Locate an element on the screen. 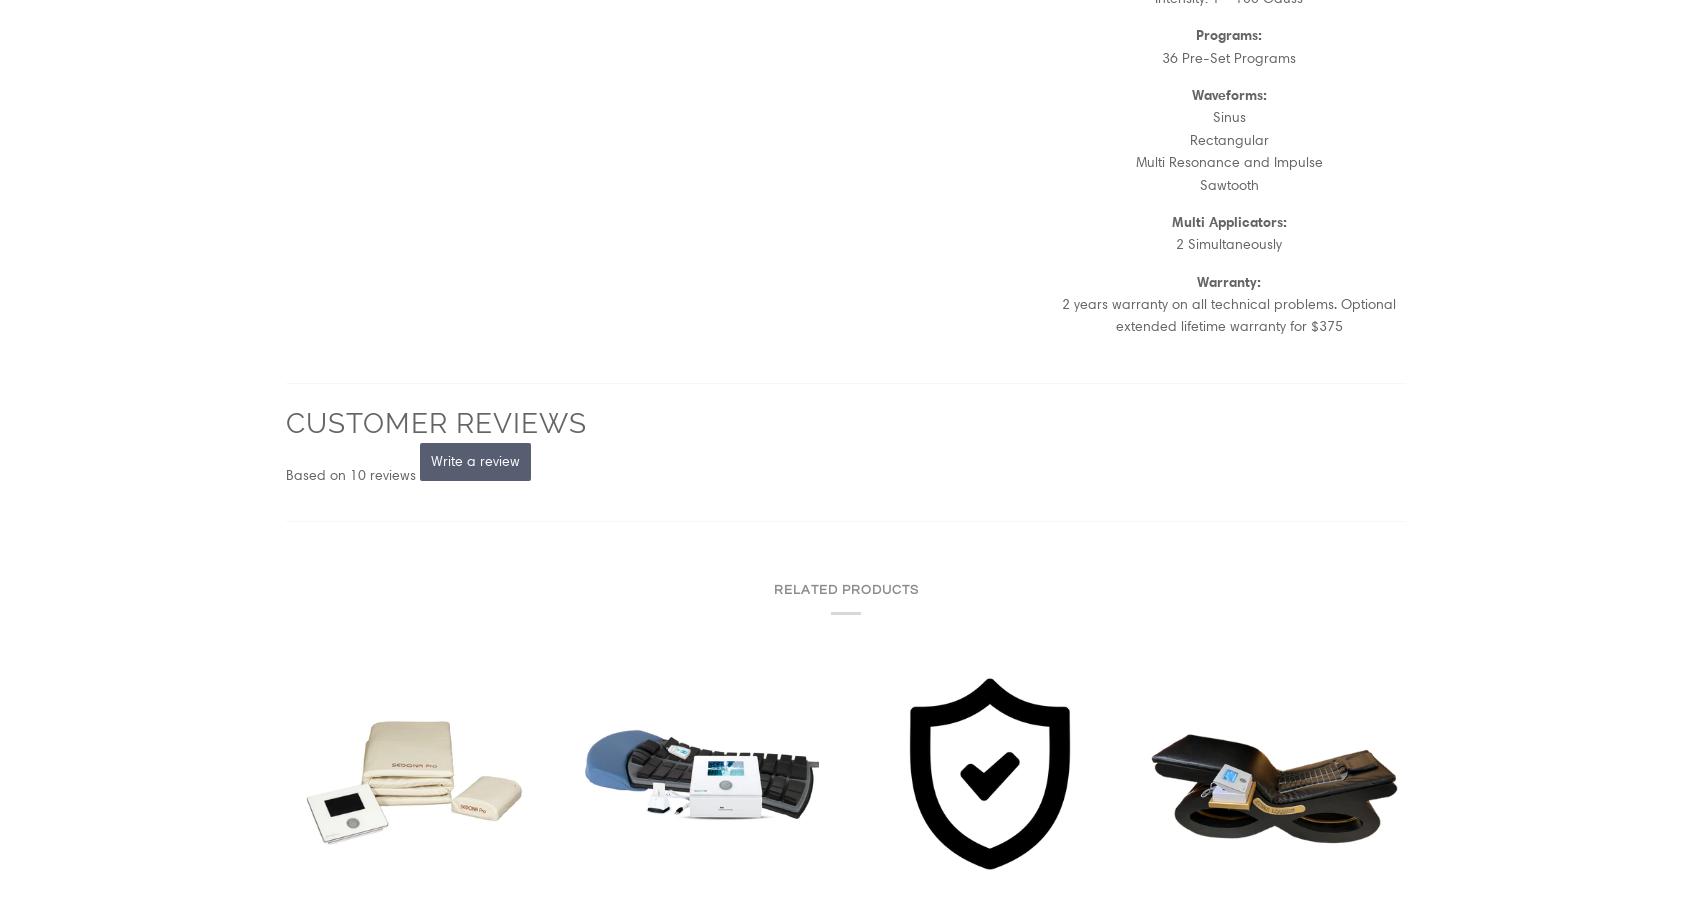 Image resolution: width=1692 pixels, height=915 pixels. 'Sawtooth' is located at coordinates (1228, 183).